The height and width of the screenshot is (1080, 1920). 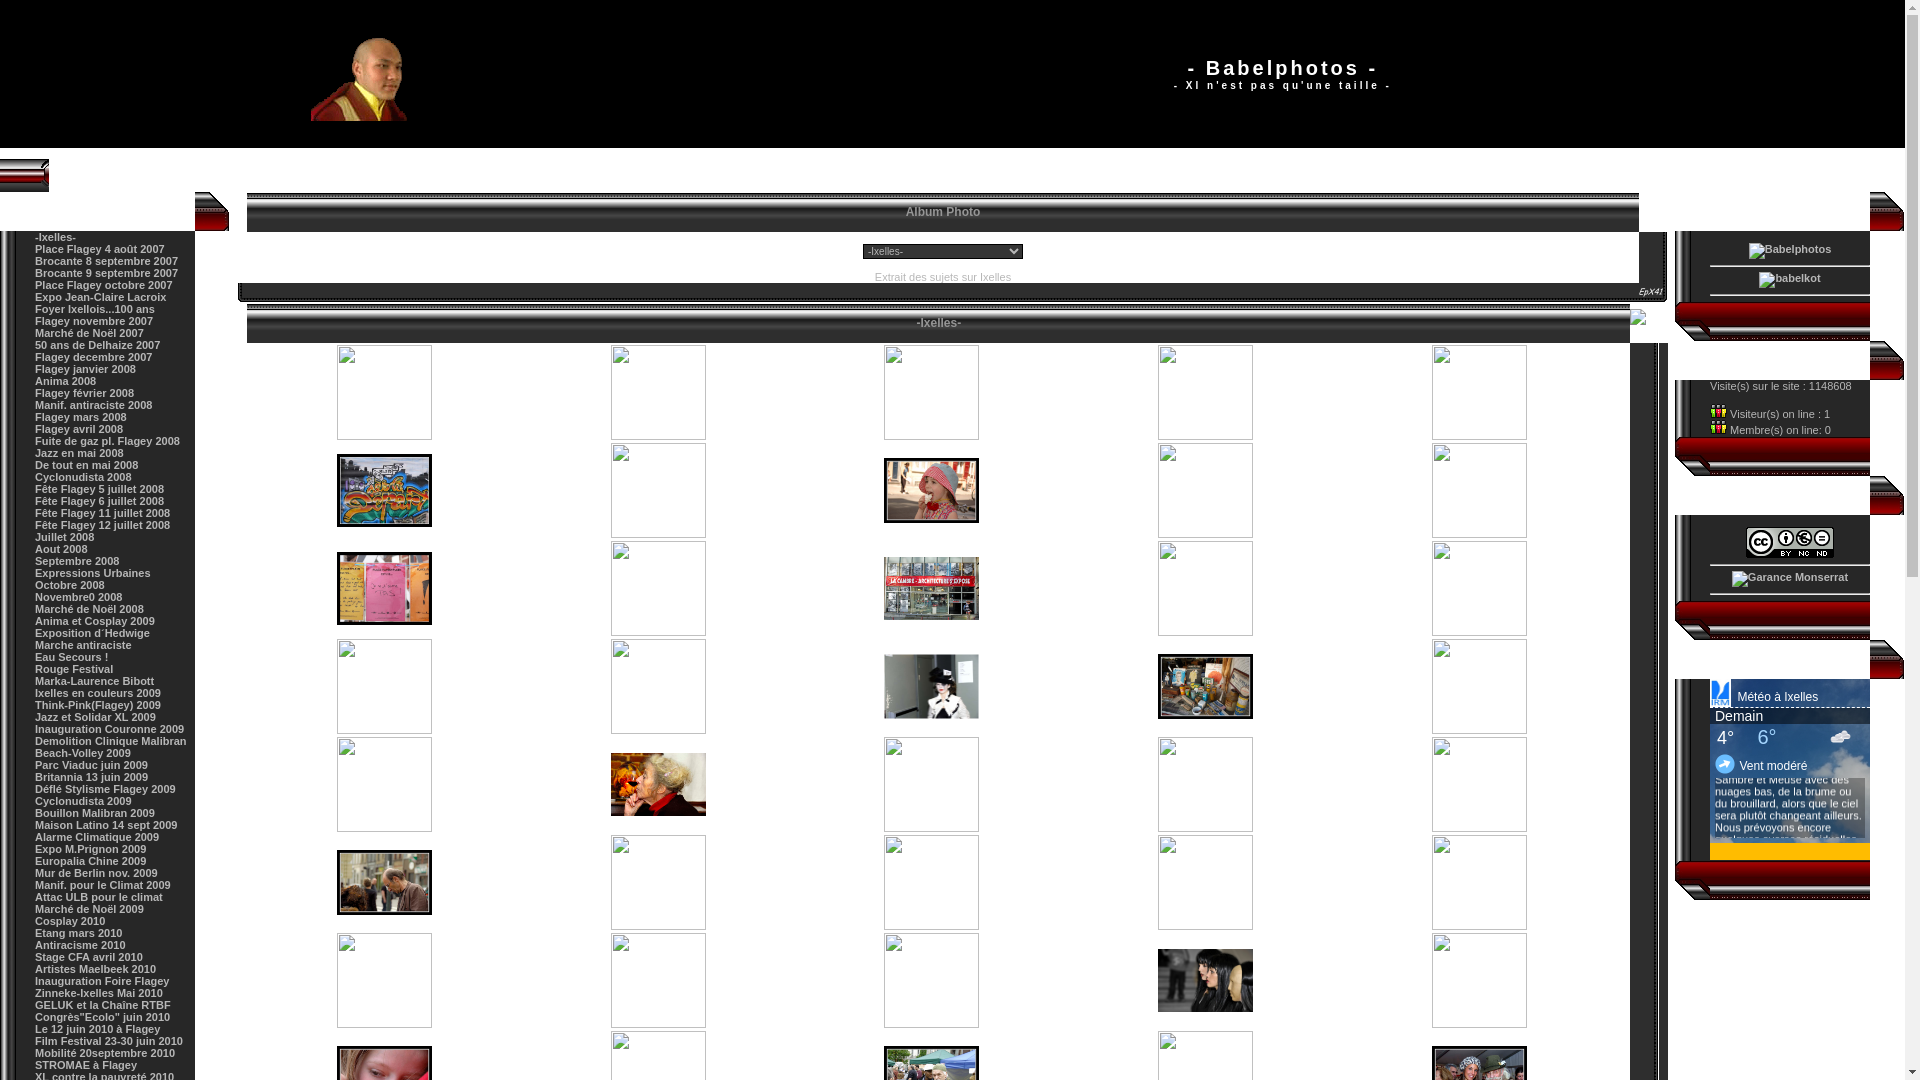 I want to click on '50 ans de Delhaize 2007', so click(x=96, y=343).